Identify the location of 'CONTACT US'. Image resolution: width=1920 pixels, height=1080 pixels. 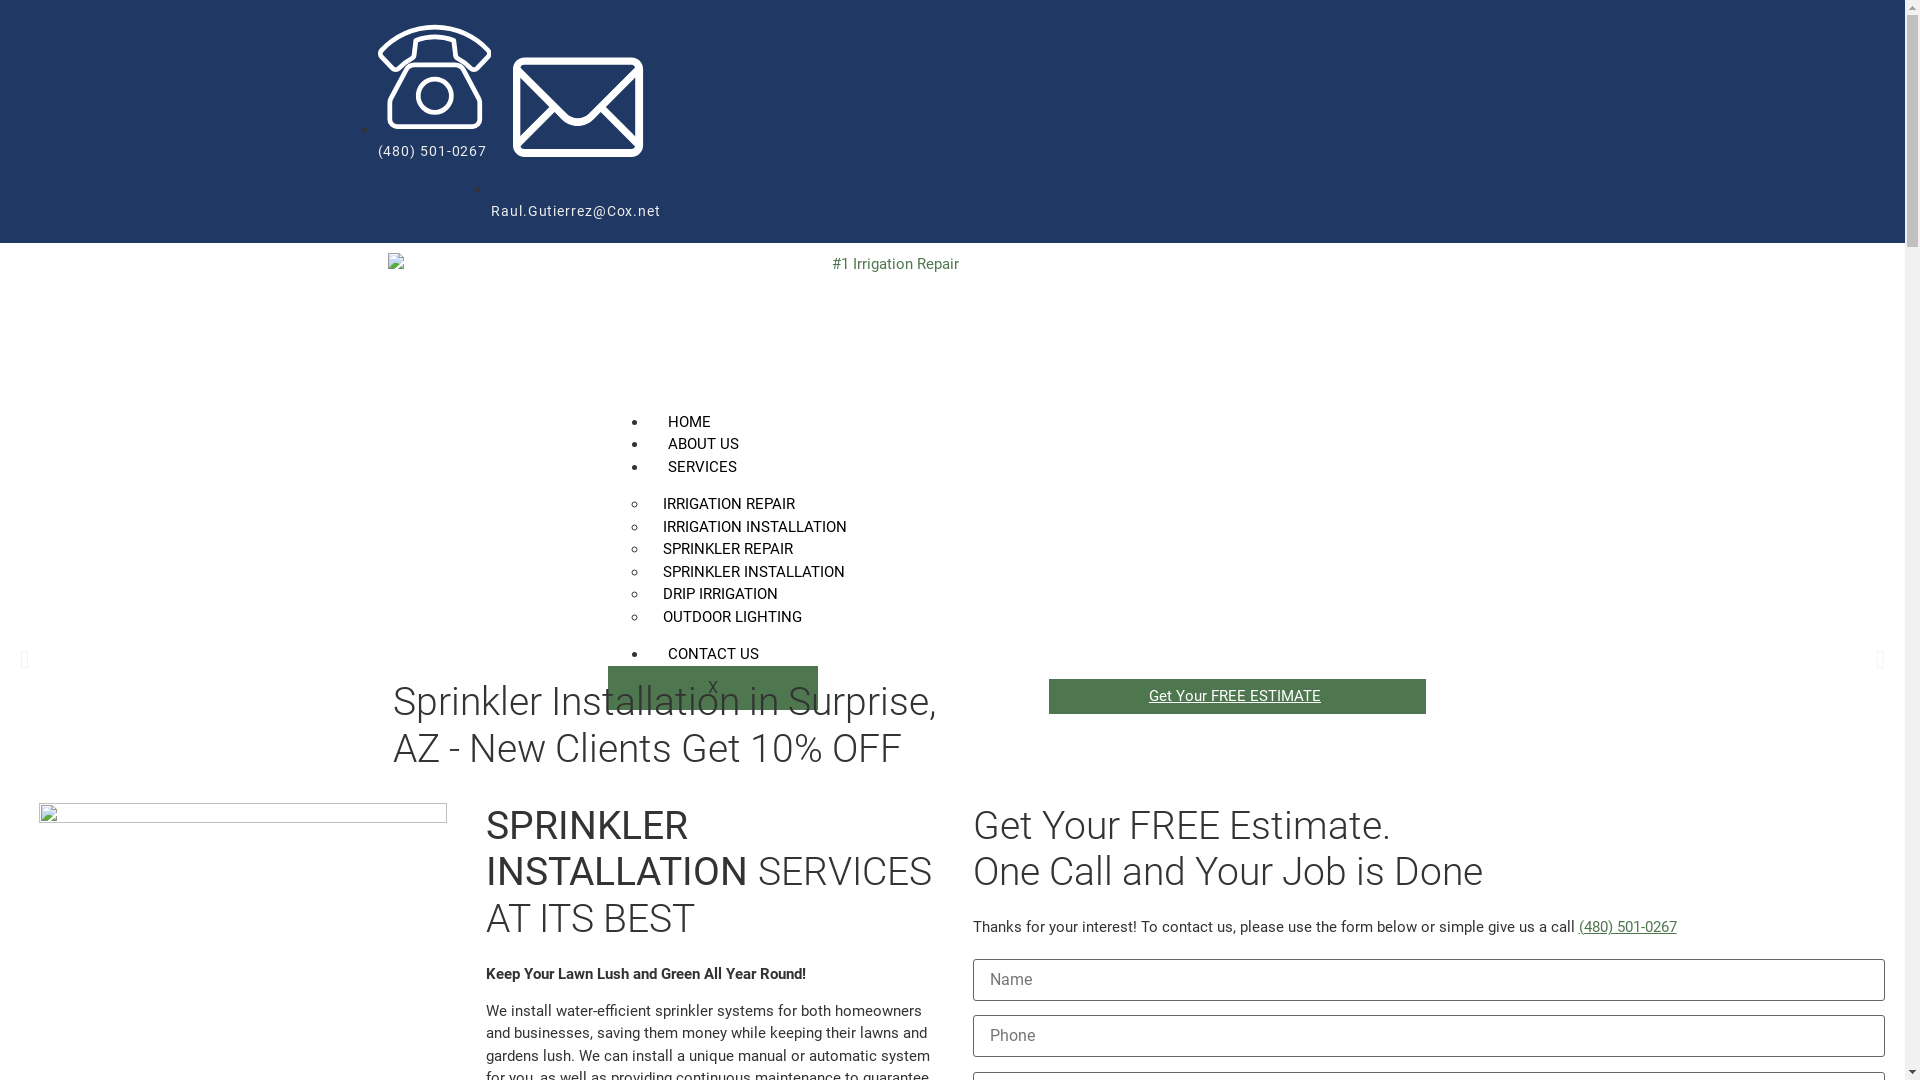
(713, 654).